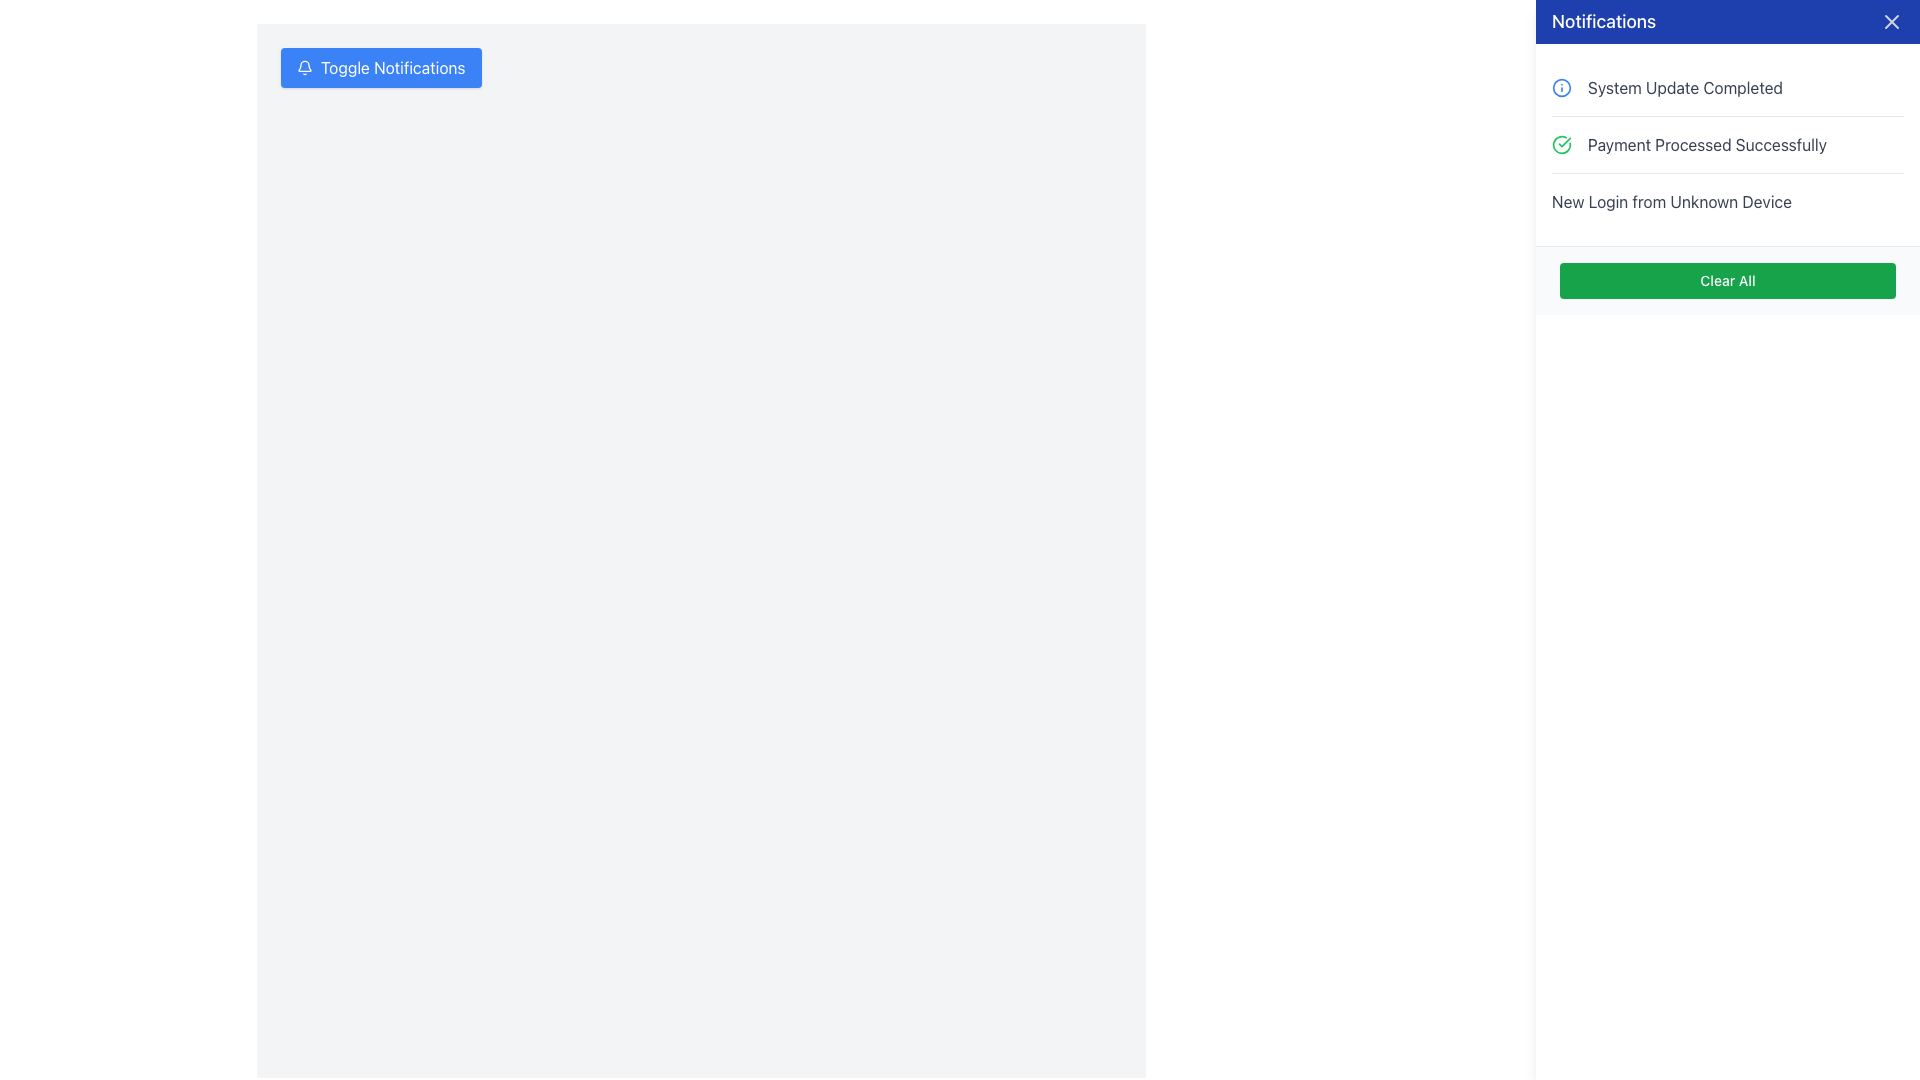 This screenshot has width=1920, height=1080. I want to click on the header text in the top-right corner of the user interface, which is part of a horizontal blue bar and positioned to the left of an icon, so click(1604, 22).